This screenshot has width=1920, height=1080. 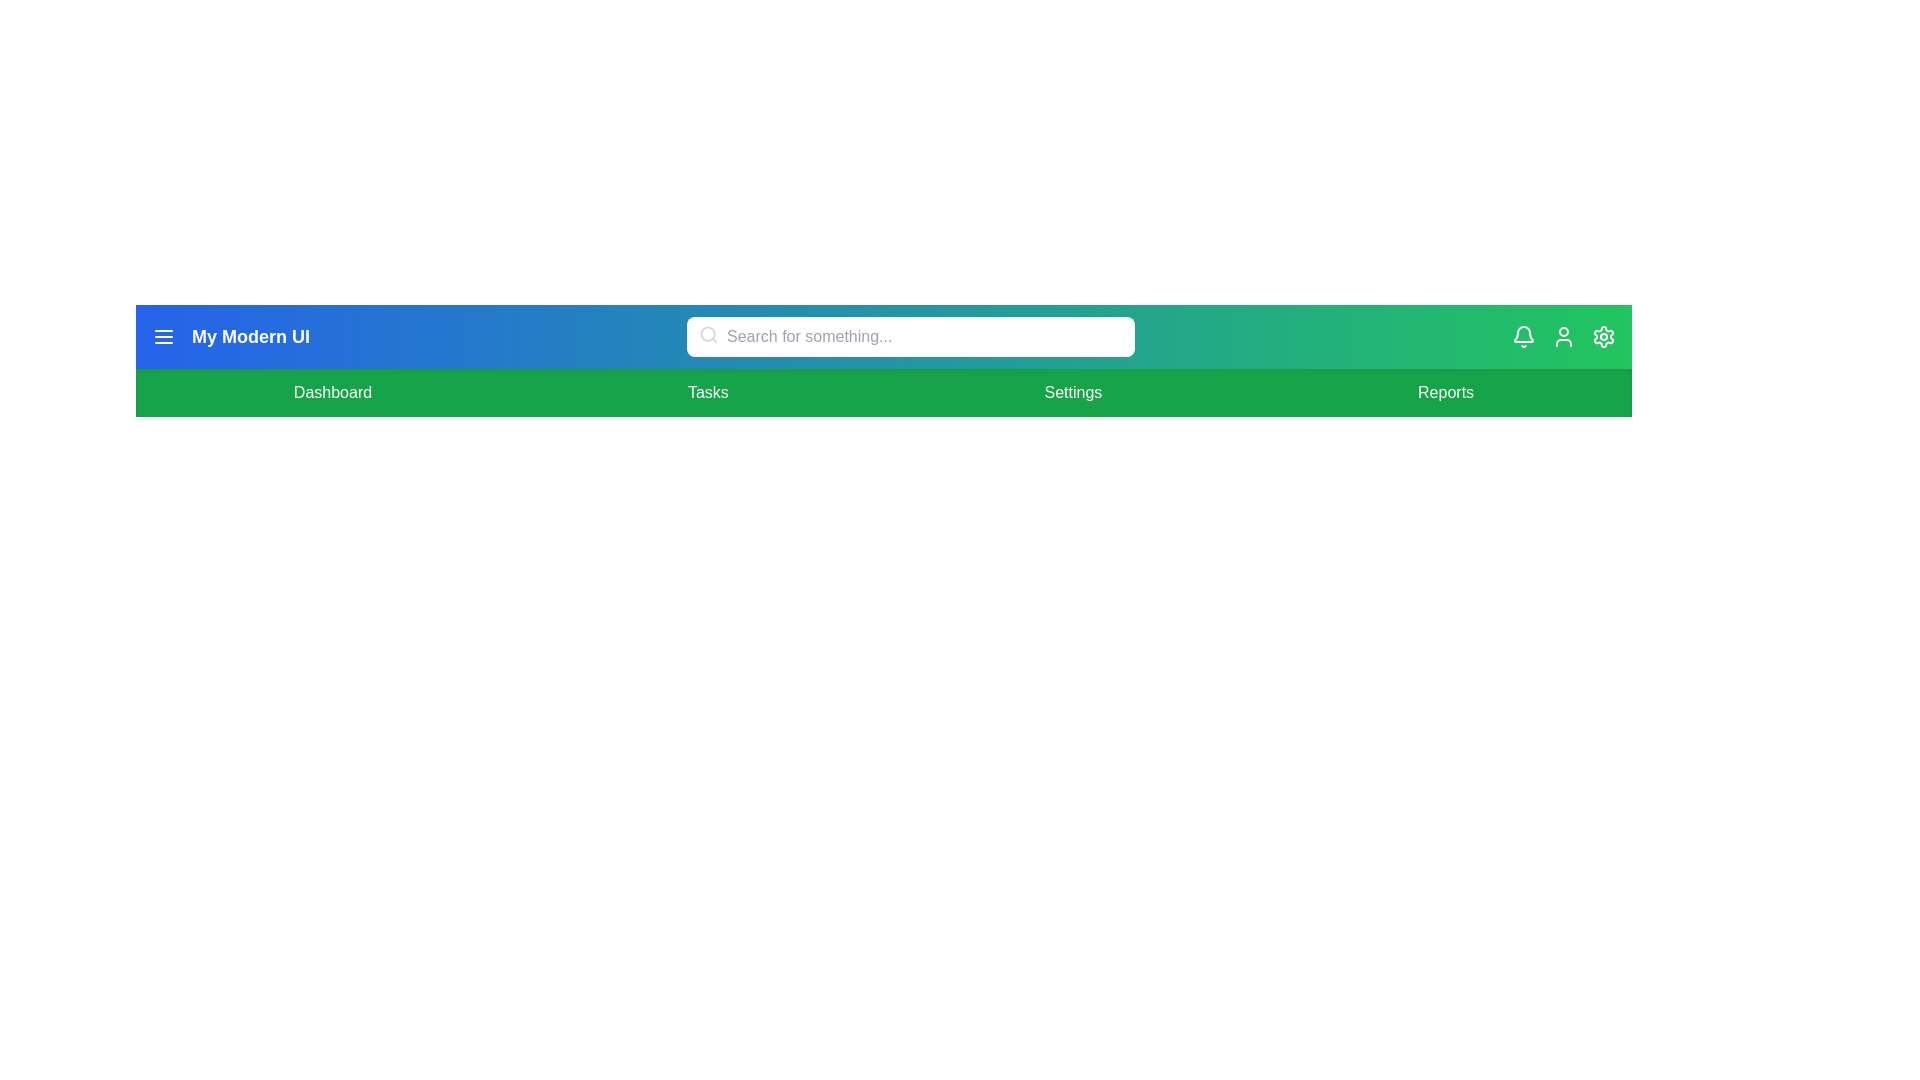 What do you see at coordinates (332, 393) in the screenshot?
I see `the menu item Dashboard to navigate to the corresponding section` at bounding box center [332, 393].